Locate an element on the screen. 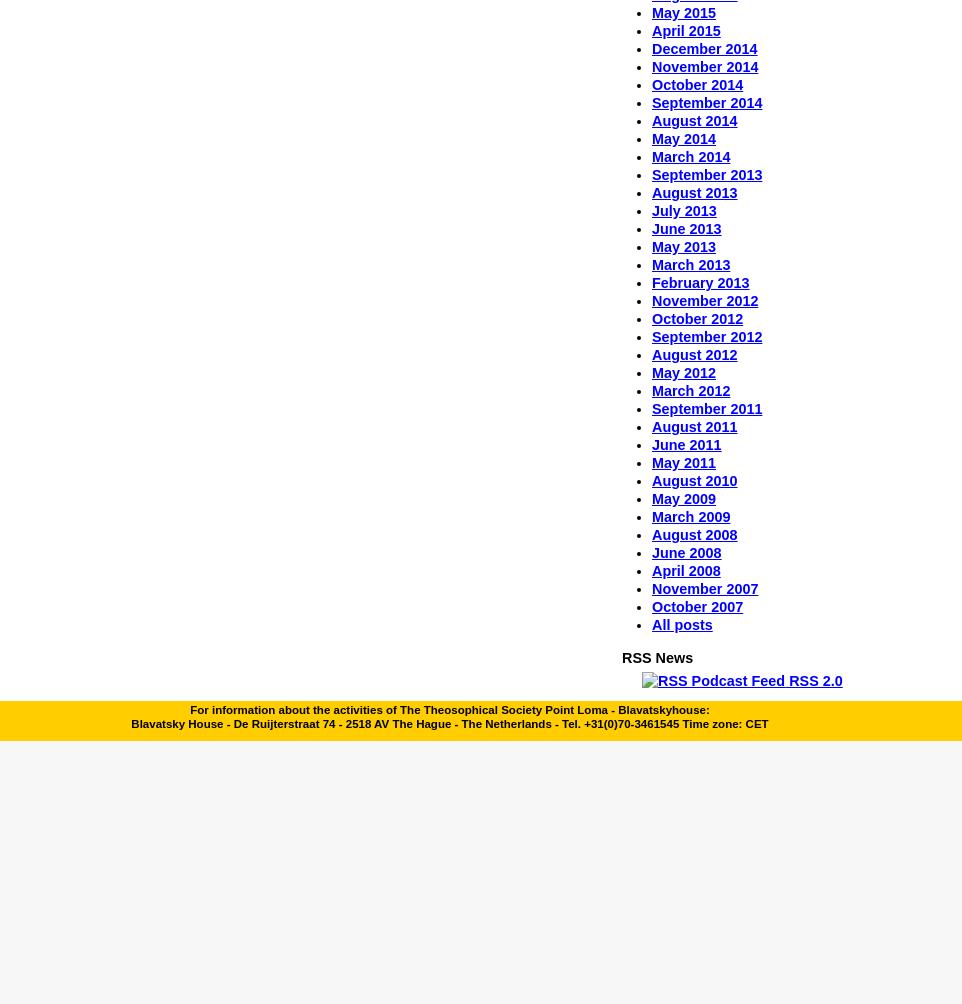  'September 2014' is located at coordinates (705, 103).